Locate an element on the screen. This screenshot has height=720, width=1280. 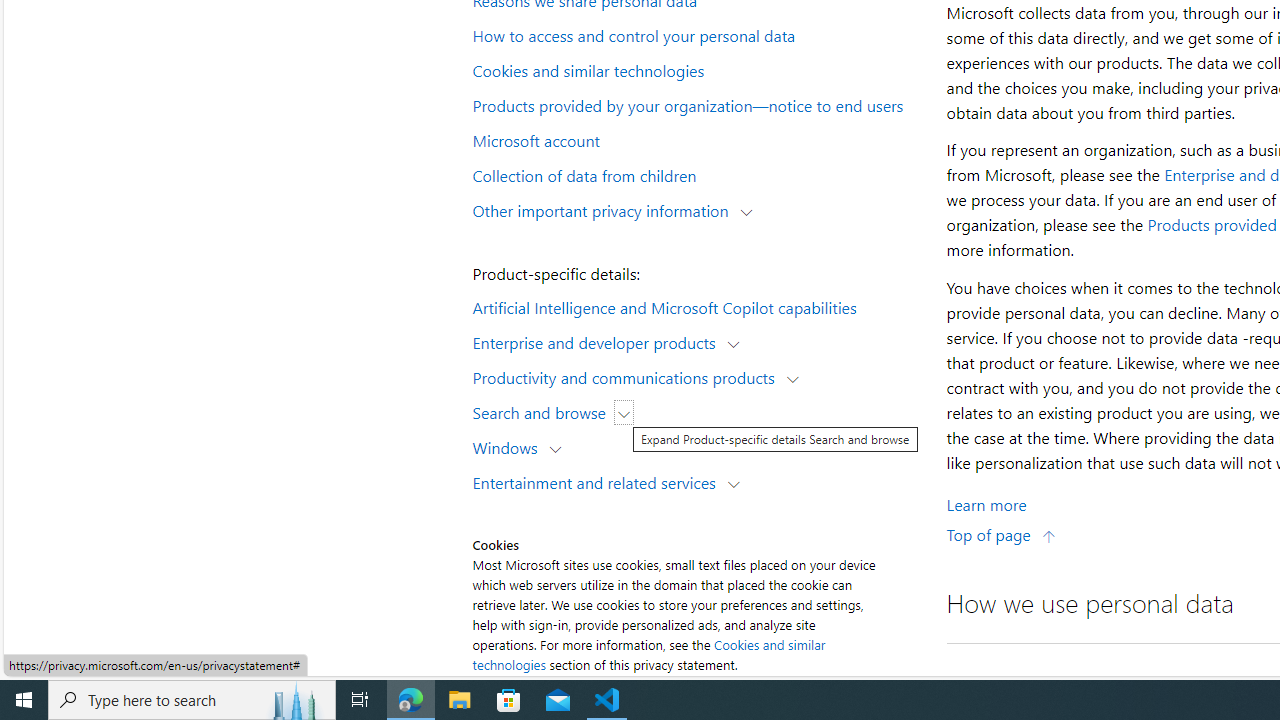
'Artificial Intelligence and Microsoft Copilot capabilities' is located at coordinates (696, 306).